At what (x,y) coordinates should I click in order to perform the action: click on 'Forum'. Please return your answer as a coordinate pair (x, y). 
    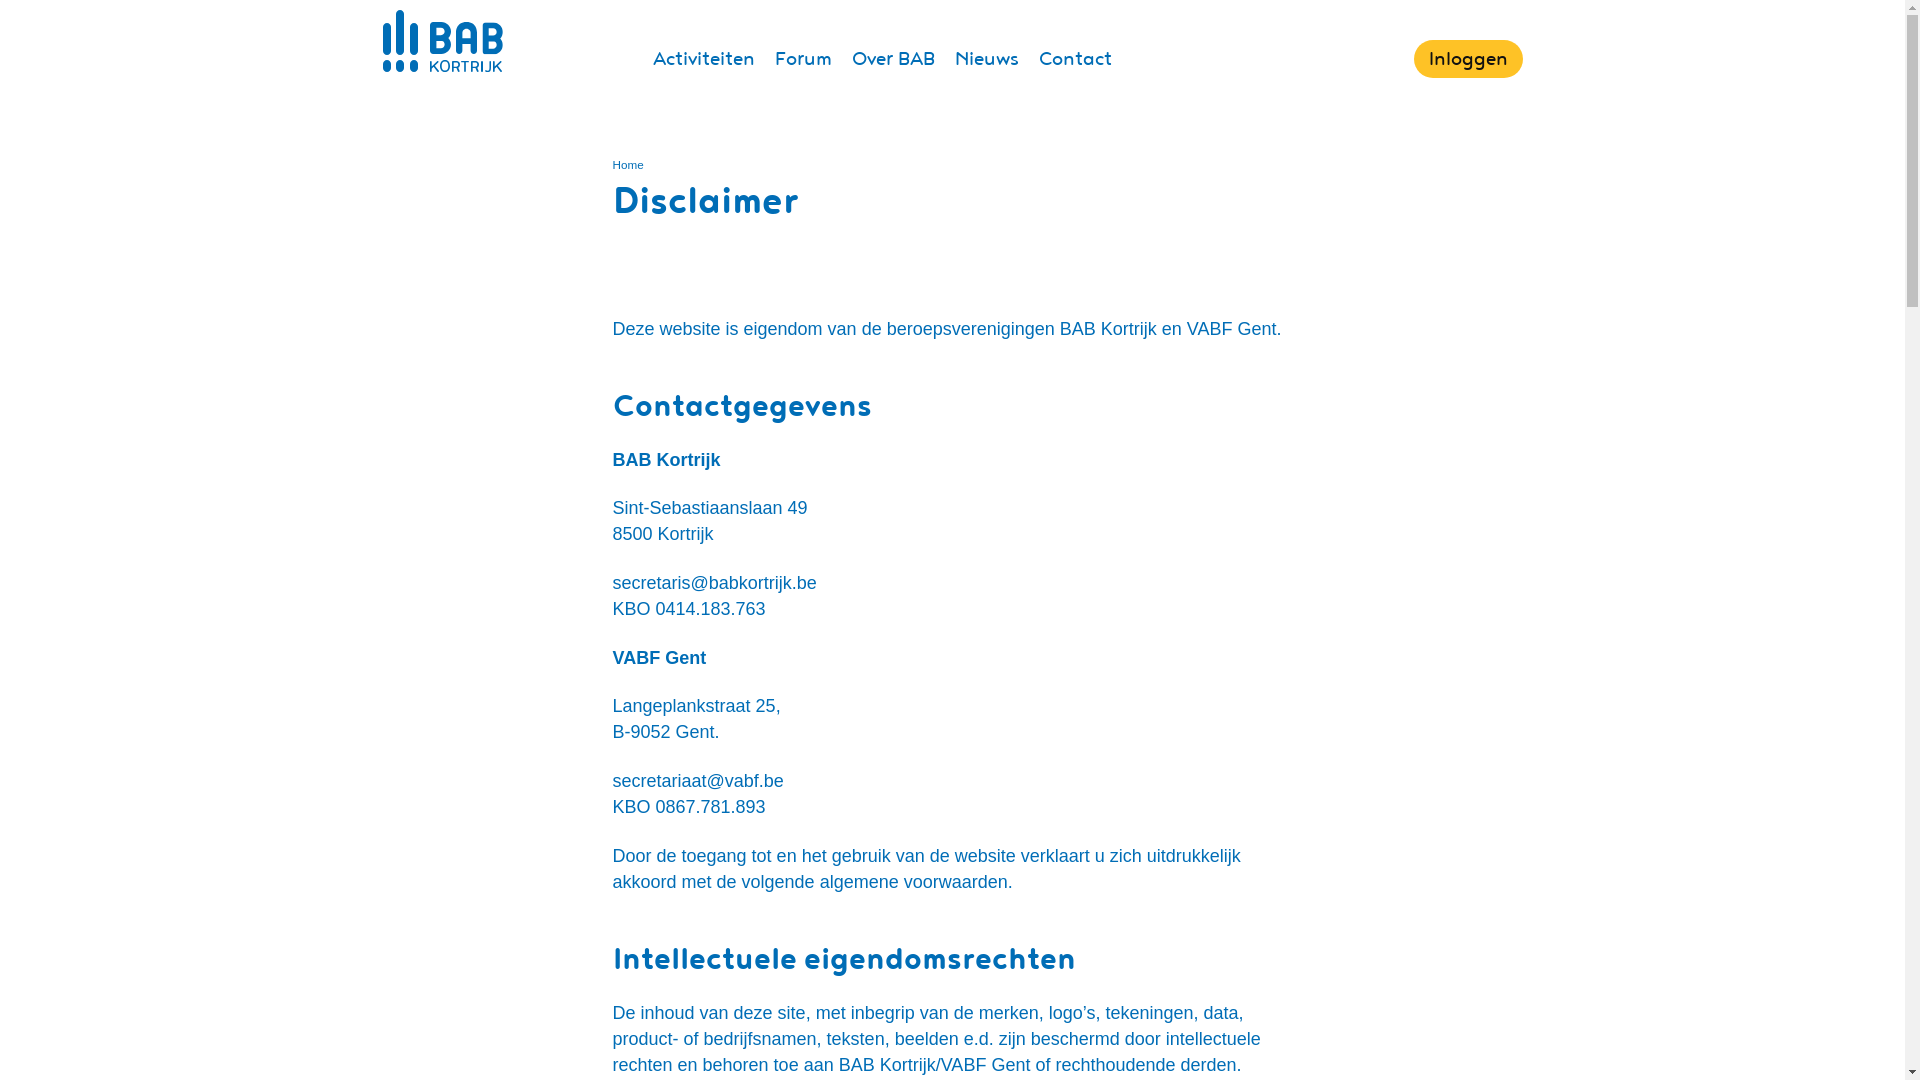
    Looking at the image, I should click on (802, 57).